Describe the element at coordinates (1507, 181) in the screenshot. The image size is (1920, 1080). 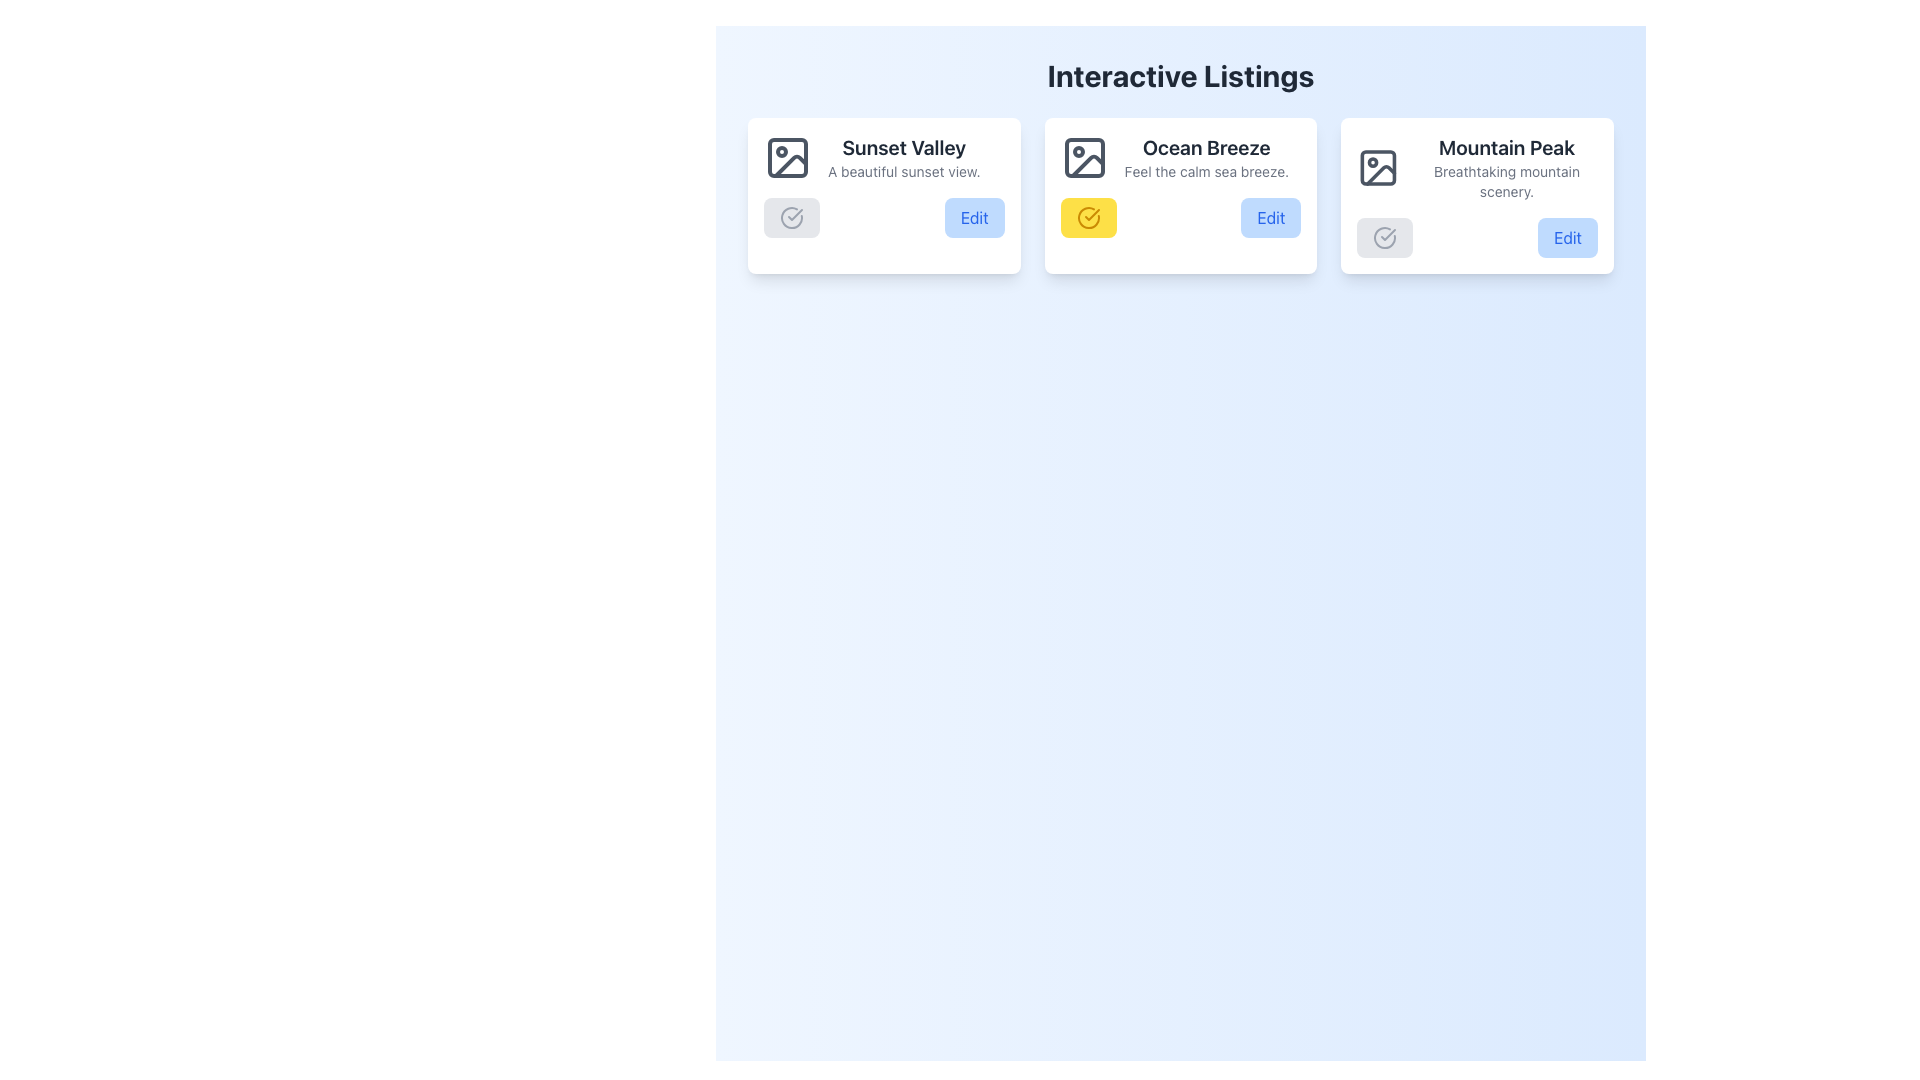
I see `the descriptive text label located within the 'Mountain Peak' card, which is centrally aligned beneath the title` at that location.